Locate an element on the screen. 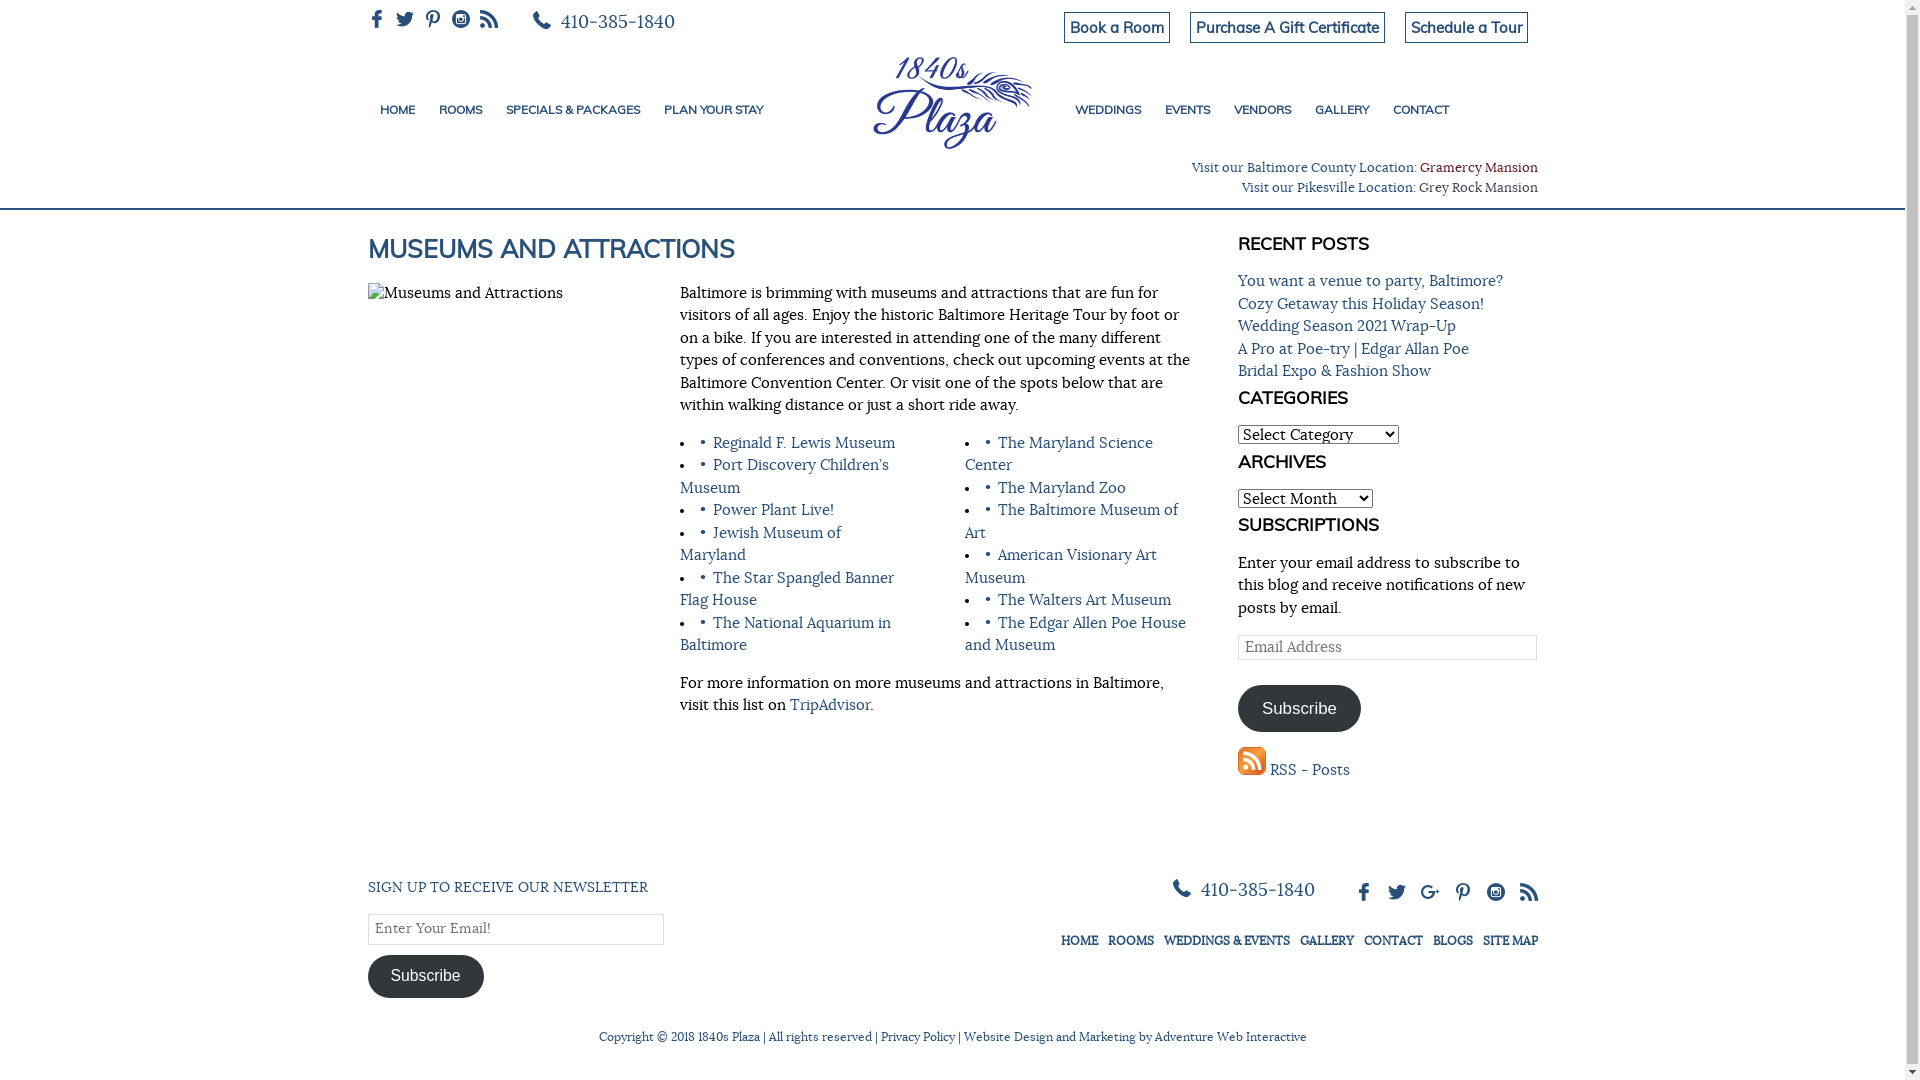 This screenshot has width=1920, height=1080. ' RSS - Posts' is located at coordinates (1294, 769).